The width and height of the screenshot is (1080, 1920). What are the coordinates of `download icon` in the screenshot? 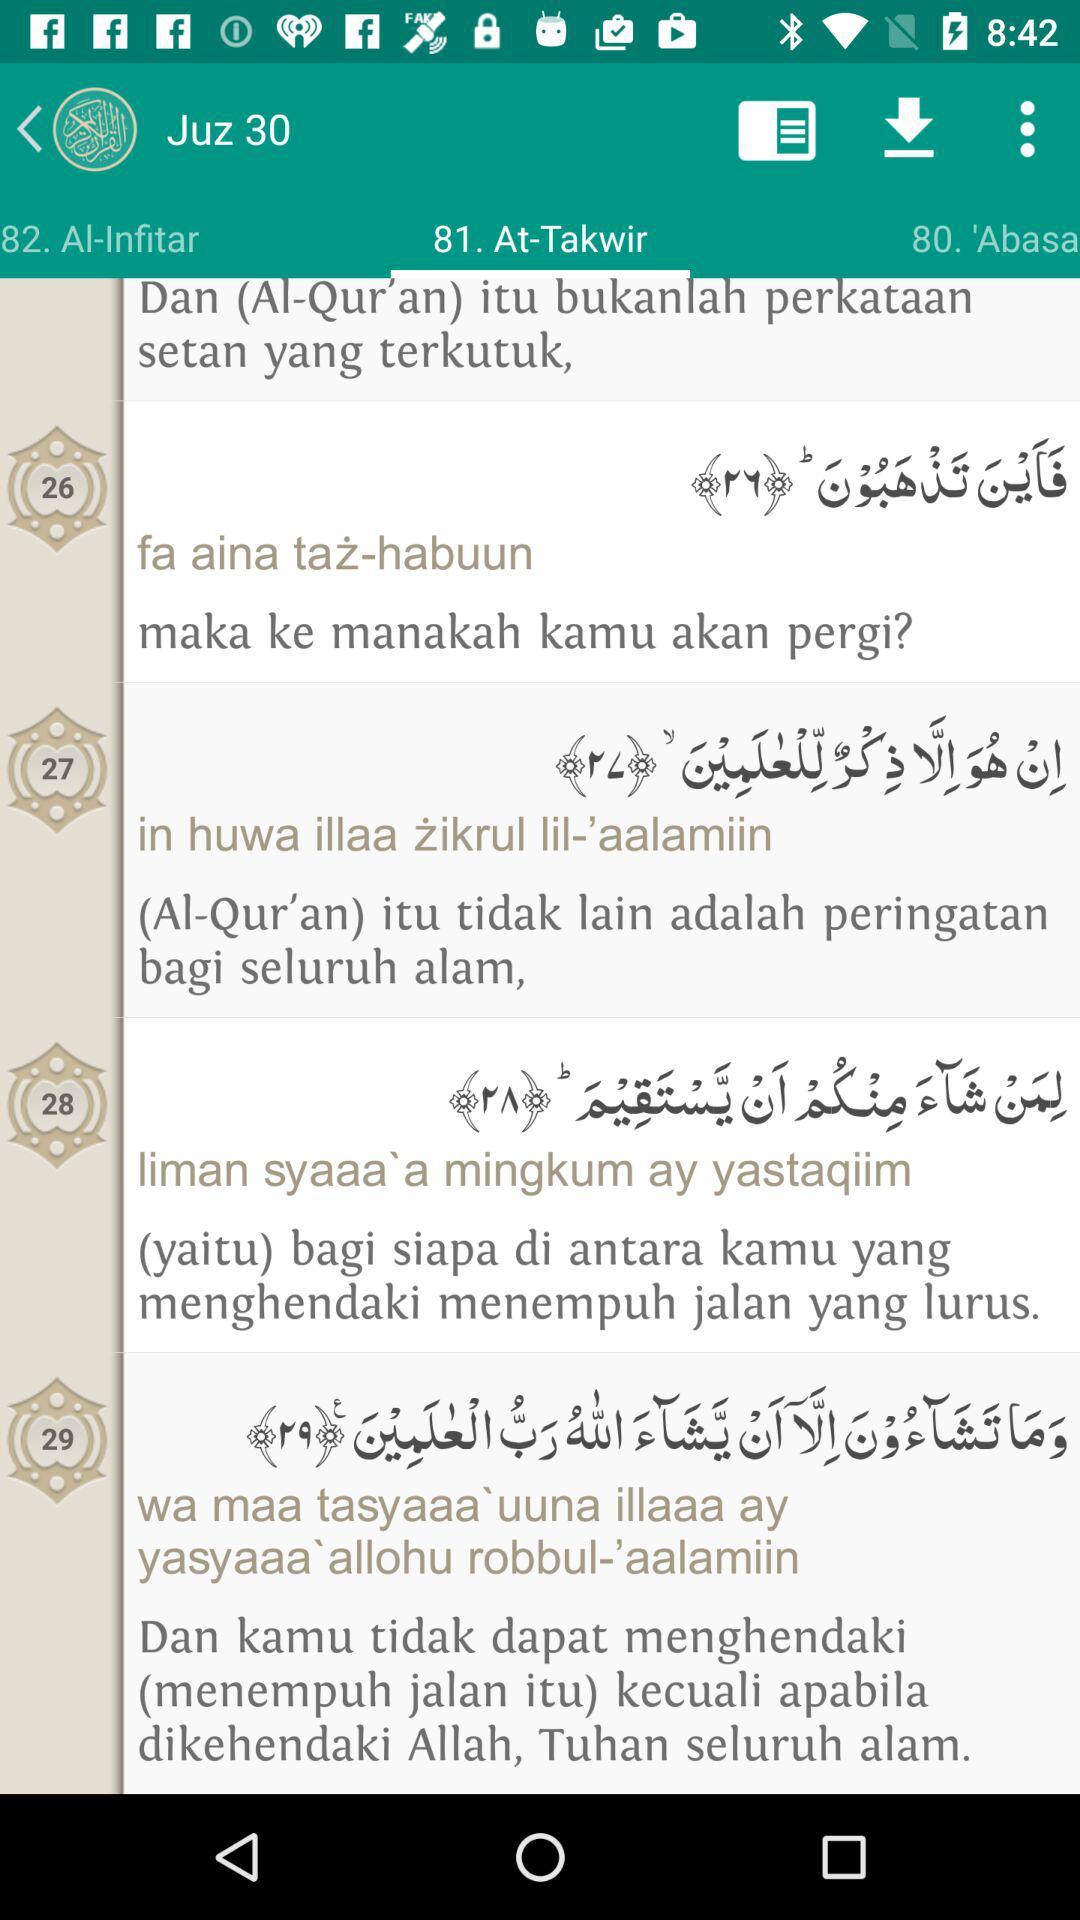 It's located at (909, 127).